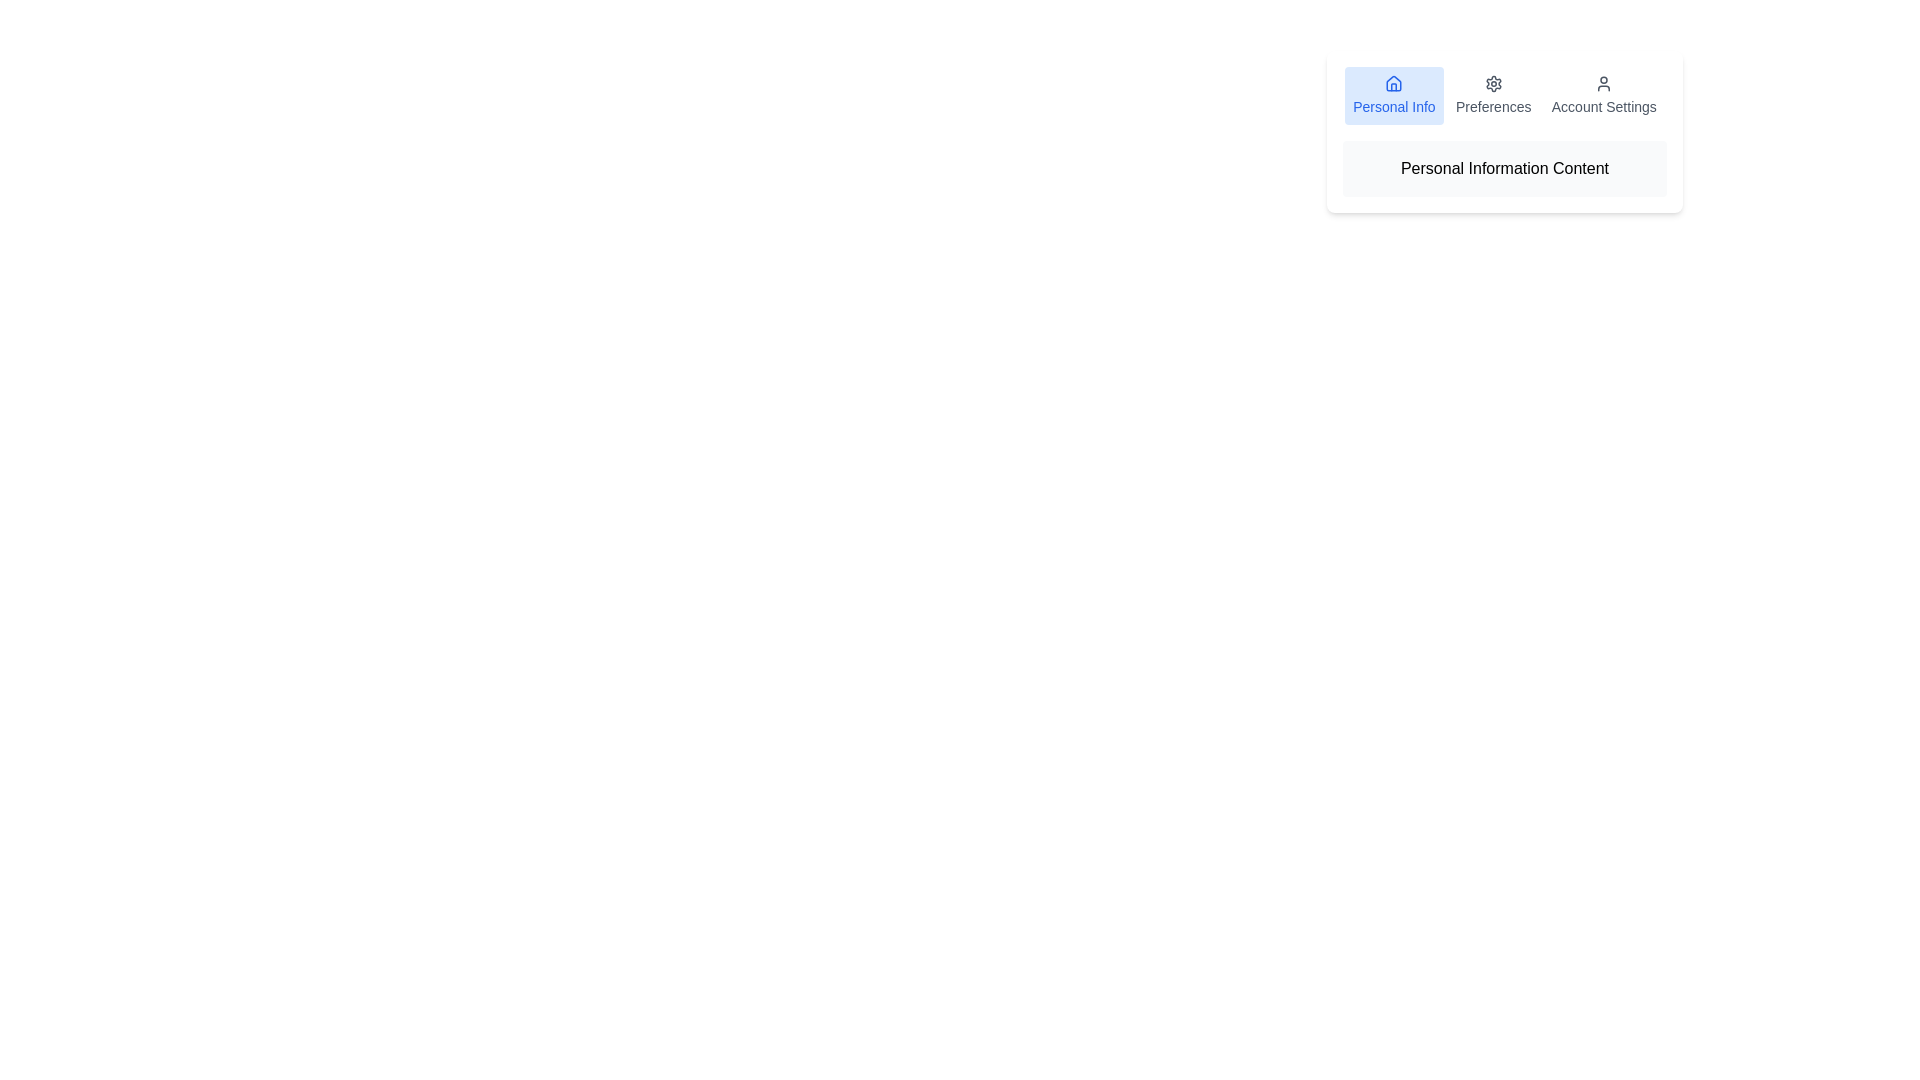 This screenshot has width=1920, height=1080. I want to click on the 'Personal Info' button located on the far left of the horizontal navigation bar, so click(1393, 96).